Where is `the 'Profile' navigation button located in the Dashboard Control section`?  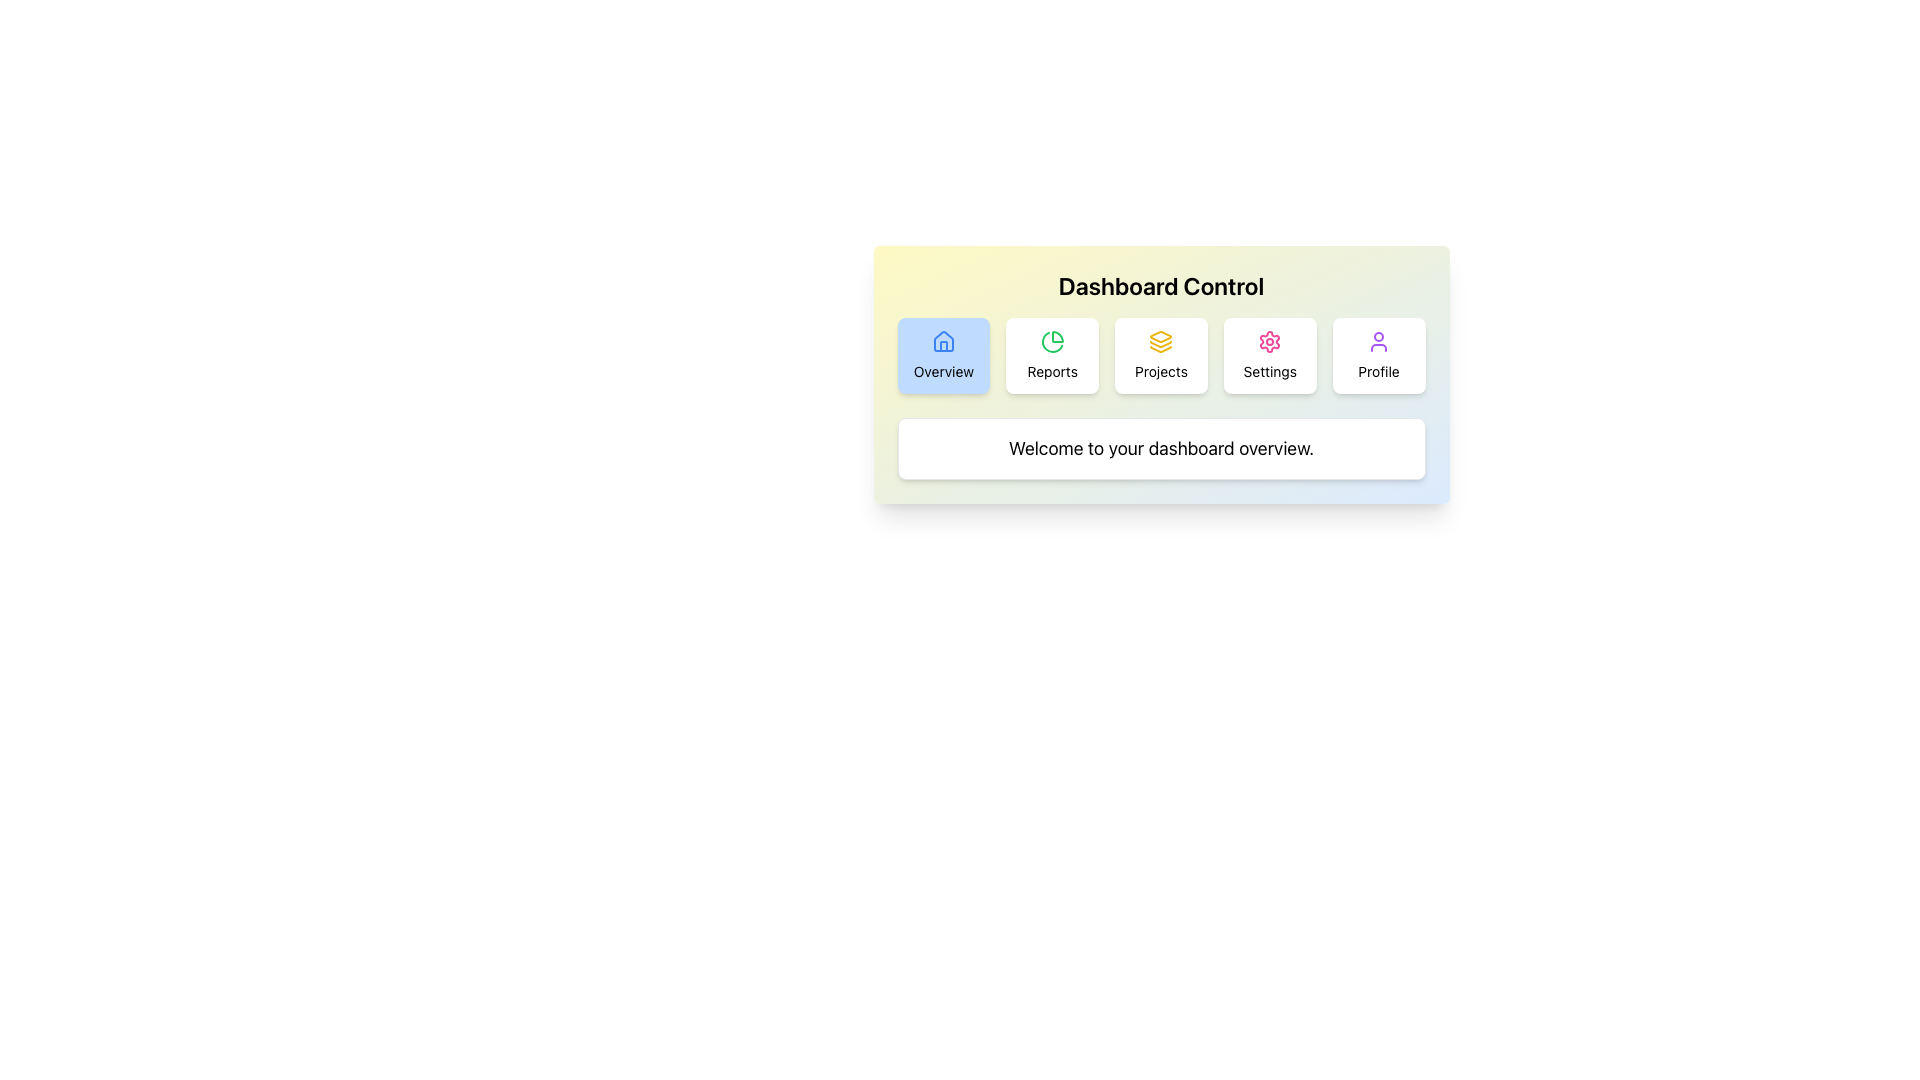
the 'Profile' navigation button located in the Dashboard Control section is located at coordinates (1378, 354).